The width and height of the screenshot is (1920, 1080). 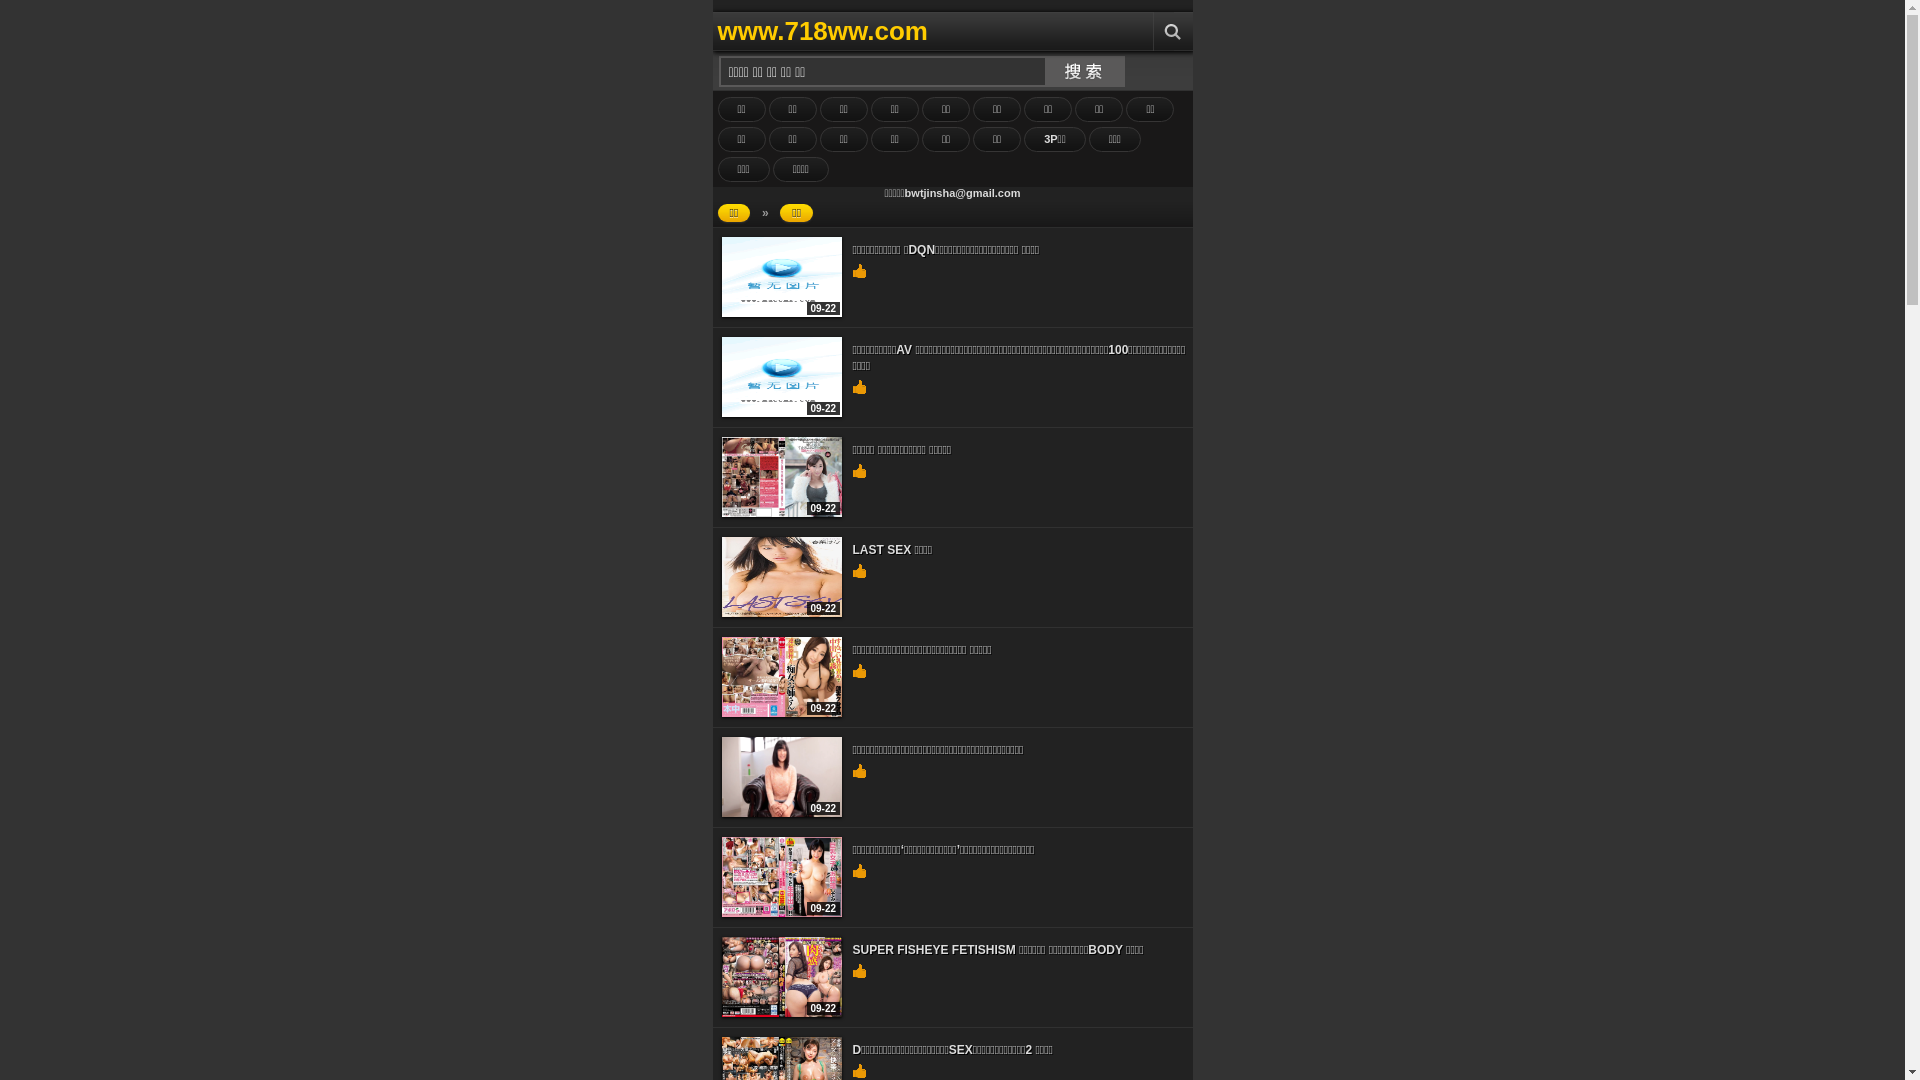 I want to click on '09-22', so click(x=781, y=913).